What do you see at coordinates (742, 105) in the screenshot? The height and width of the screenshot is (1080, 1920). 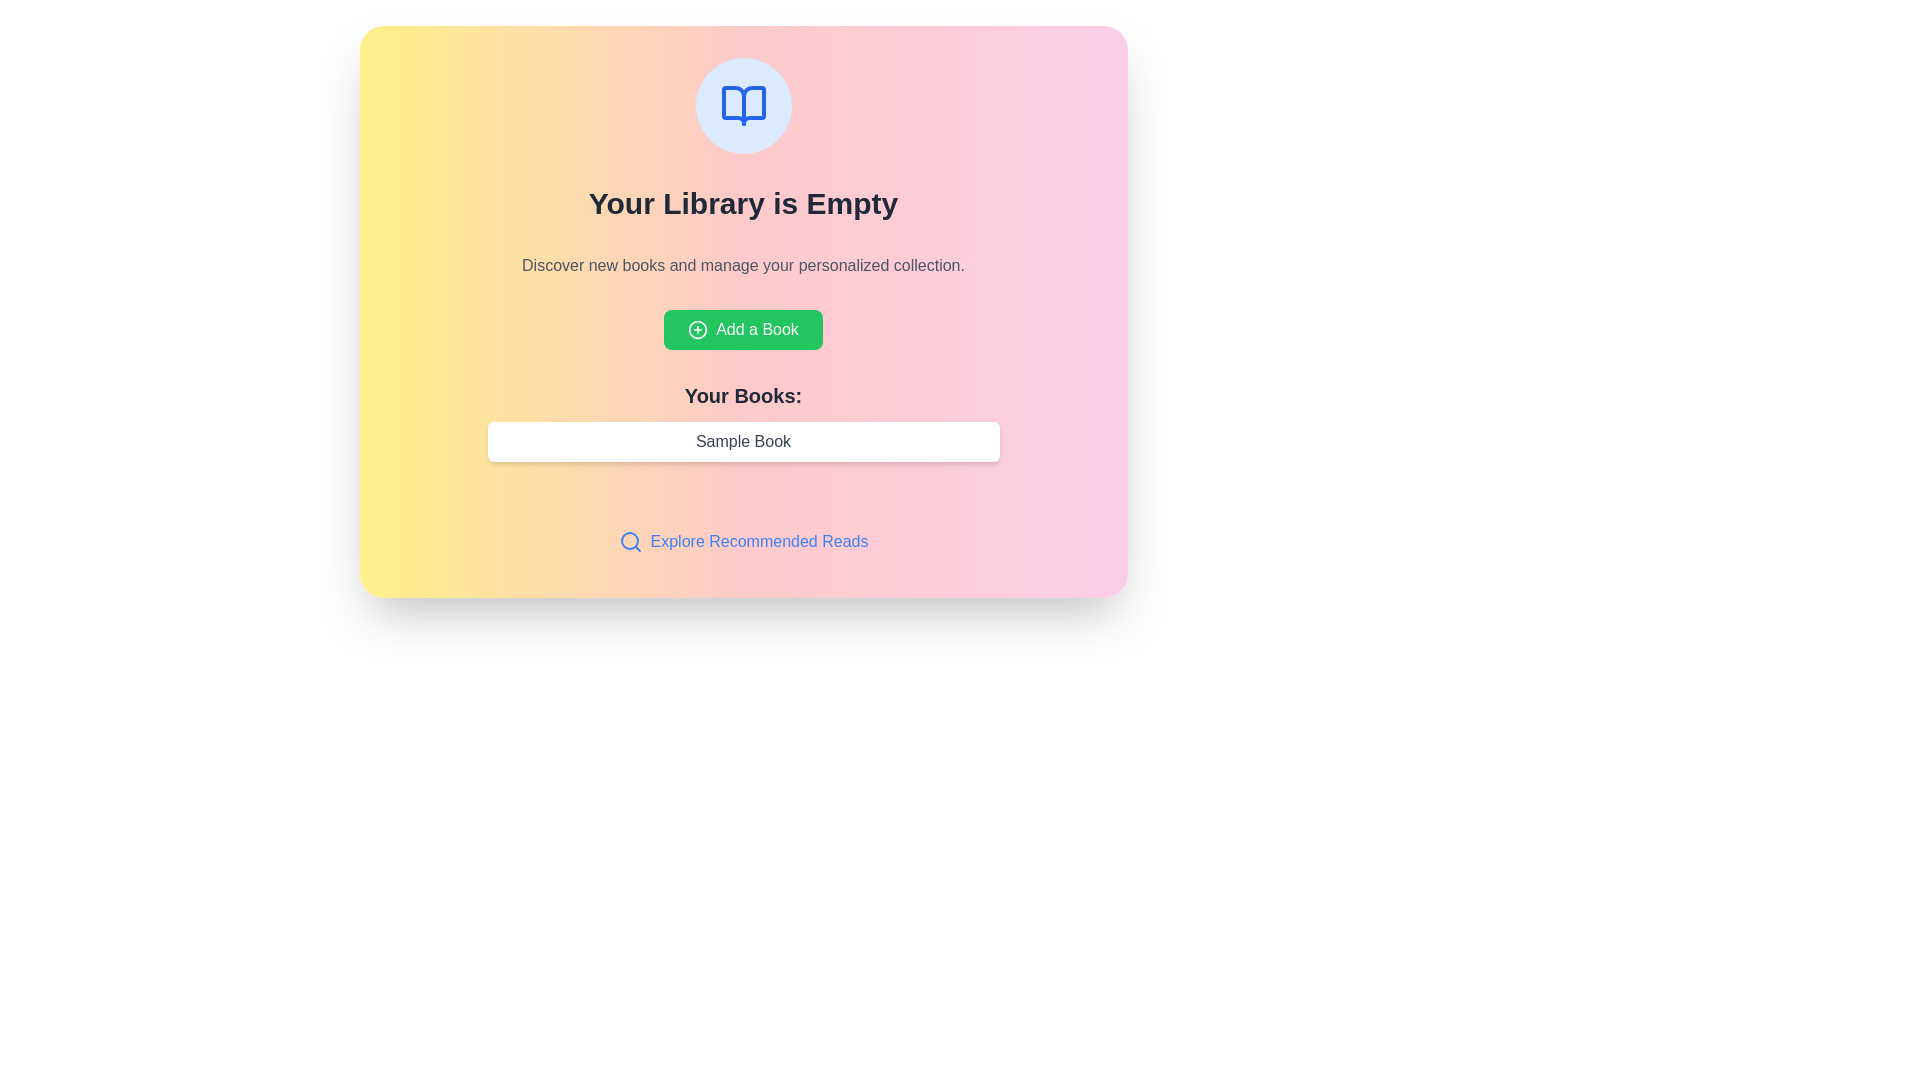 I see `the decorative icon representing books or reading, which is located at the top-center of a card section with a circular blue-shaded background` at bounding box center [742, 105].